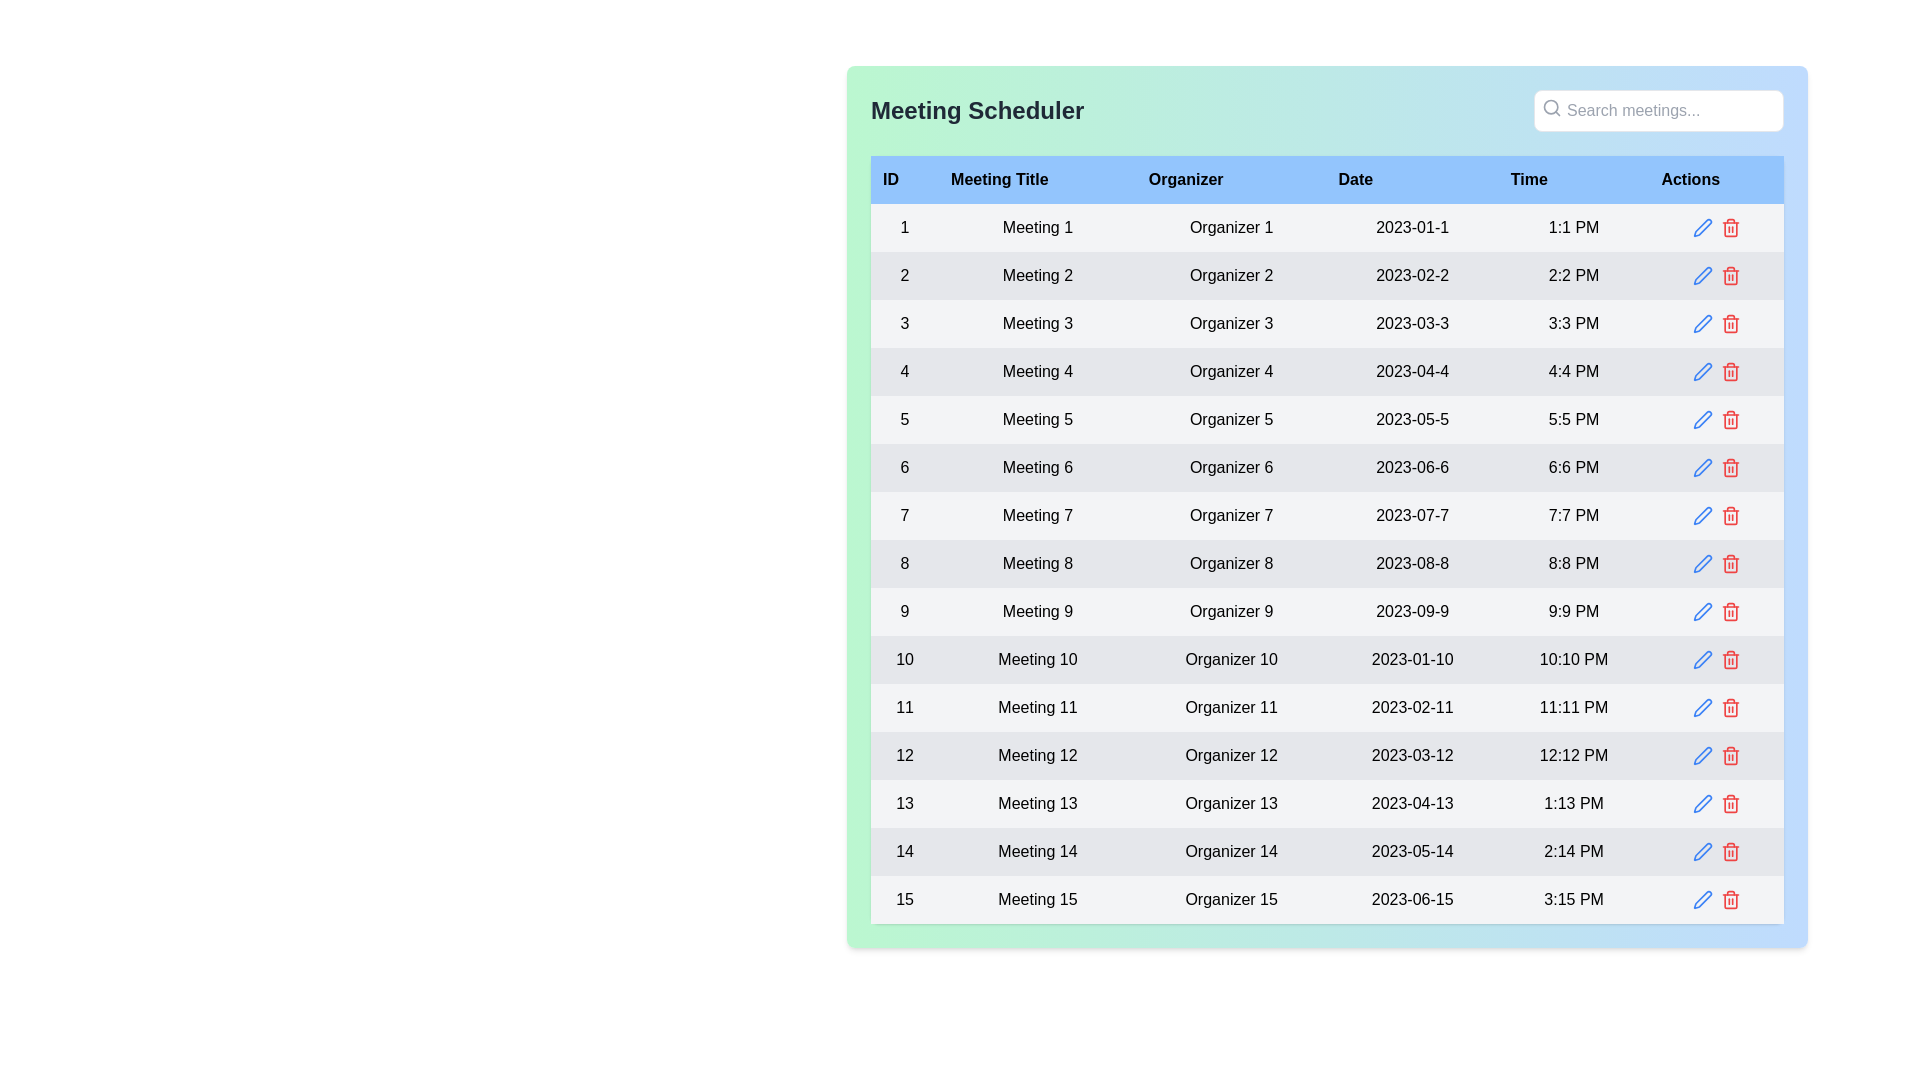 The width and height of the screenshot is (1920, 1080). I want to click on the static text displaying the date for 'Meeting 5' in the fifth row of the table, located in the 'Date' column, so click(1411, 419).